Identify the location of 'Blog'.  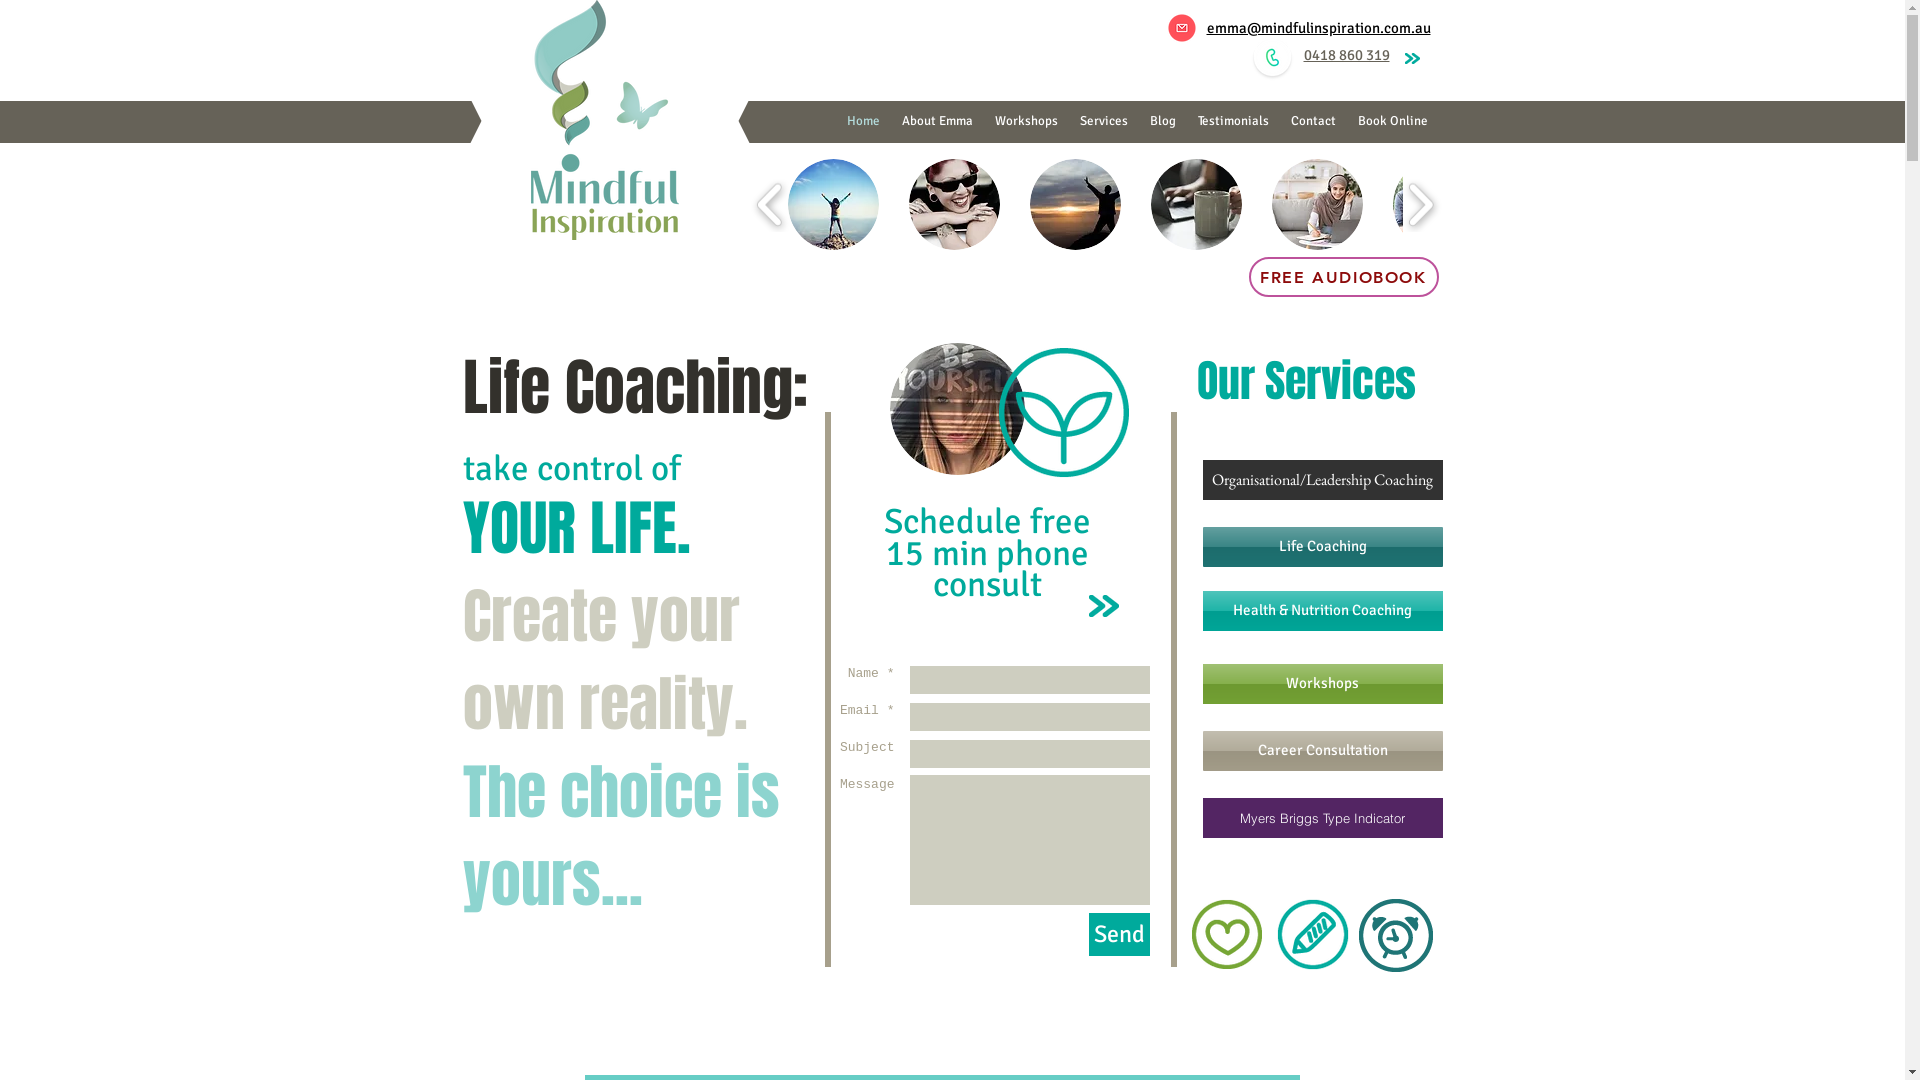
(1161, 121).